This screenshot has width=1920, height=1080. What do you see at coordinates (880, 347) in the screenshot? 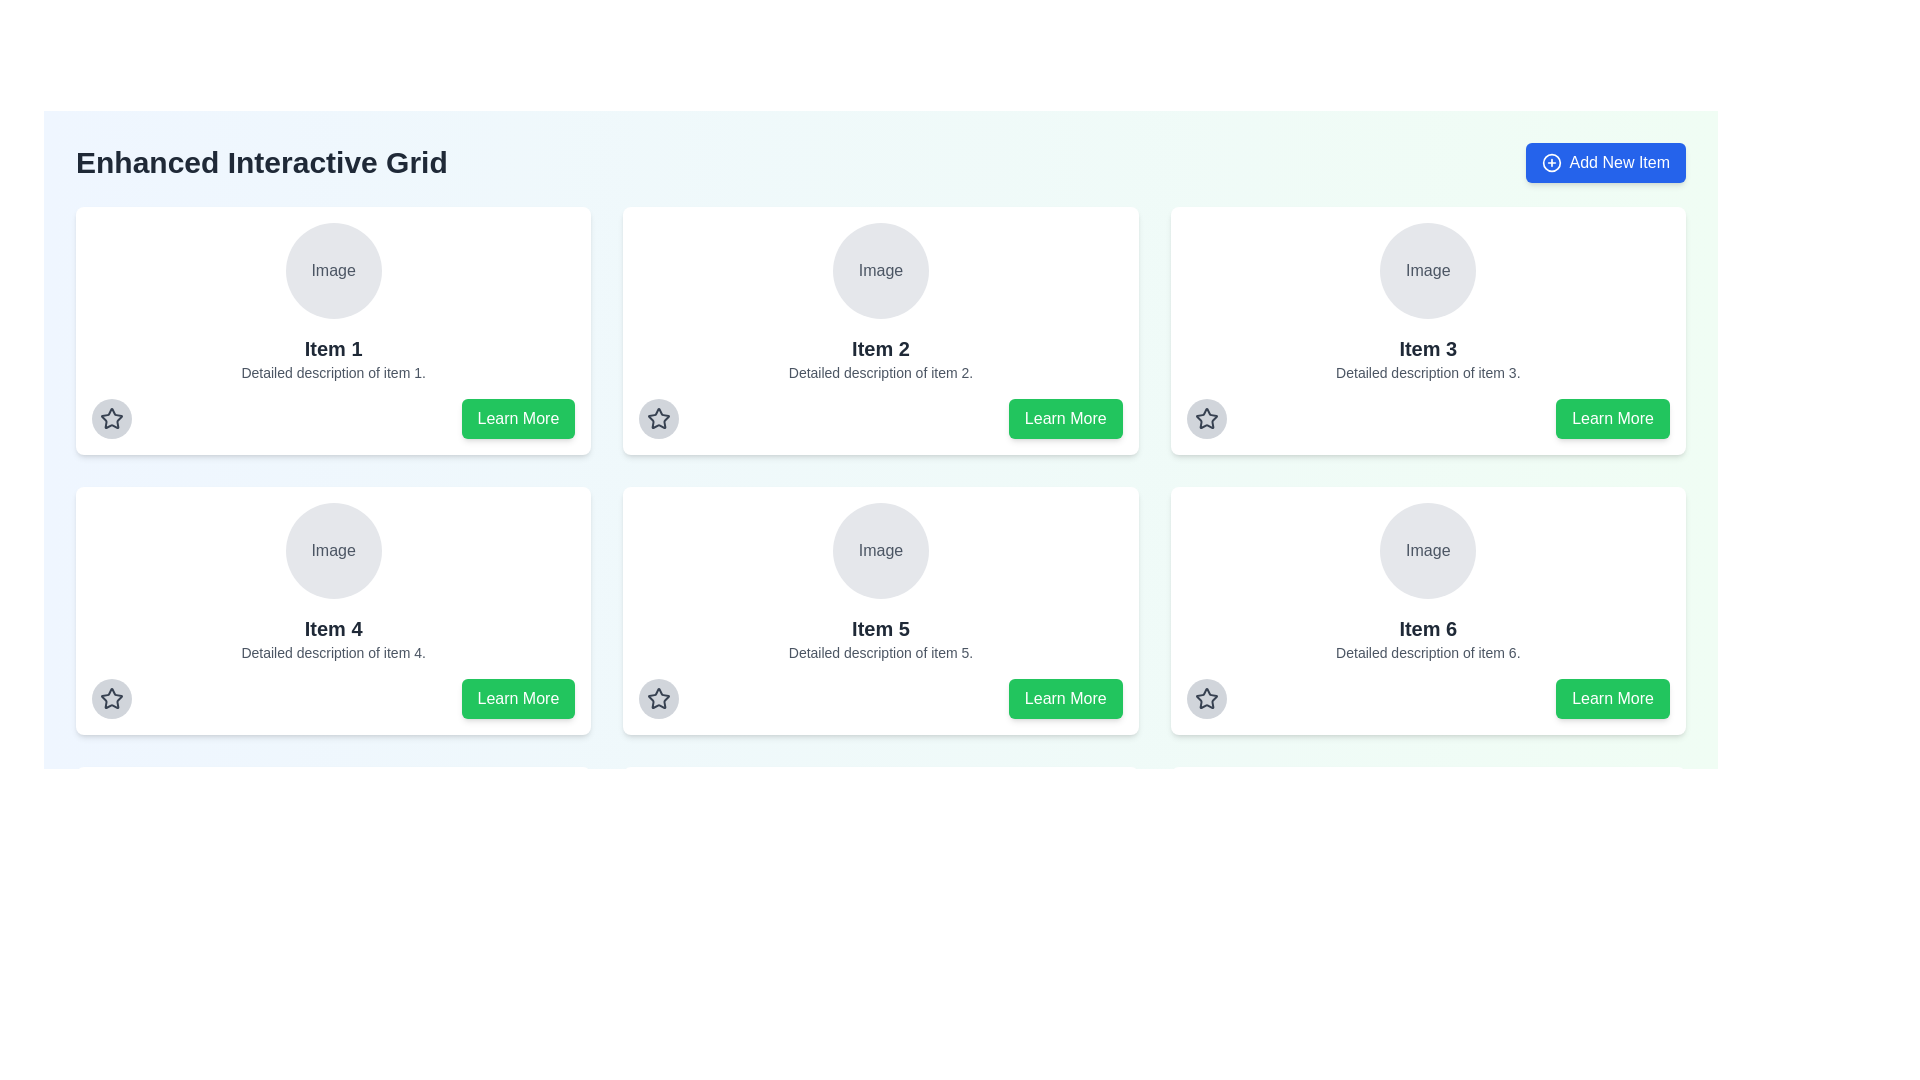
I see `text content of the Text label located as the first item's title in the second row of a grid layout, positioned below an image and above descriptive details` at bounding box center [880, 347].